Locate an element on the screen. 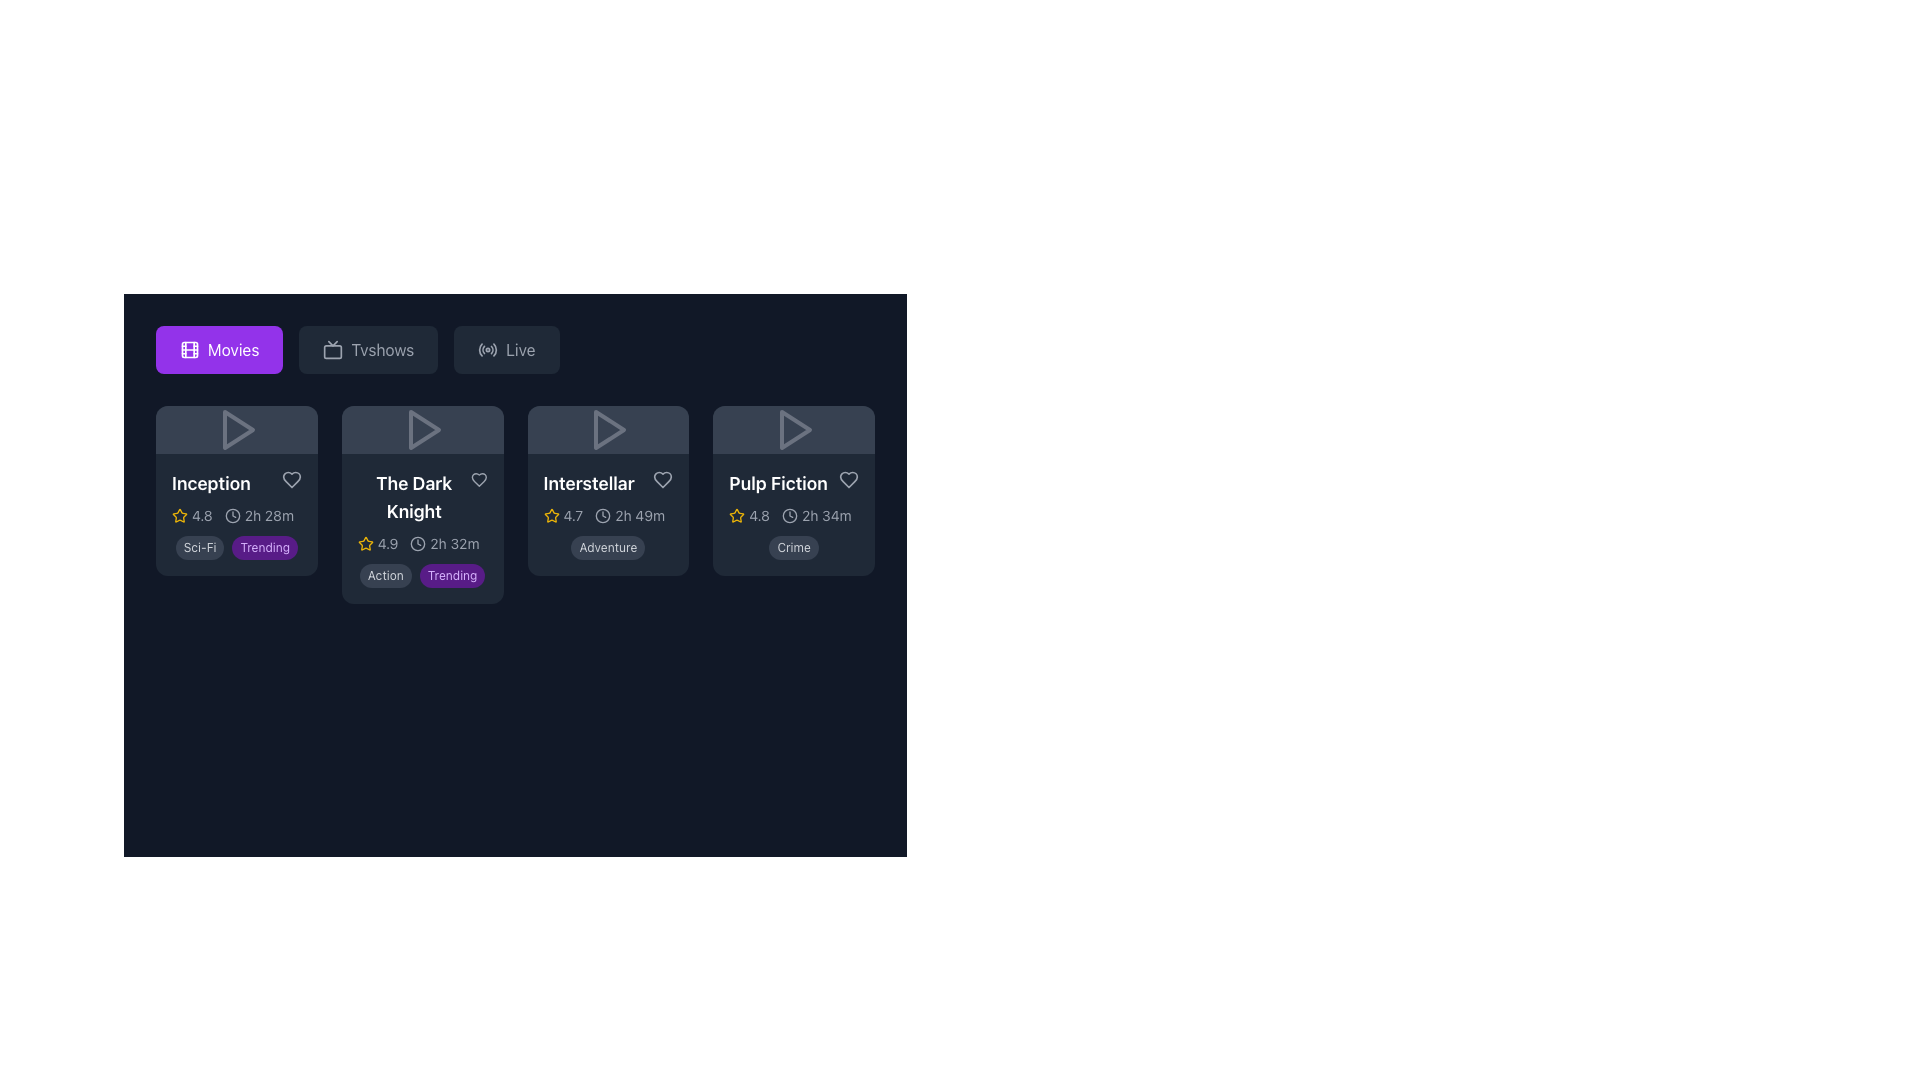 The height and width of the screenshot is (1080, 1920). the text label identifying the movie 'Interstellar' located in the third card from the left is located at coordinates (607, 483).